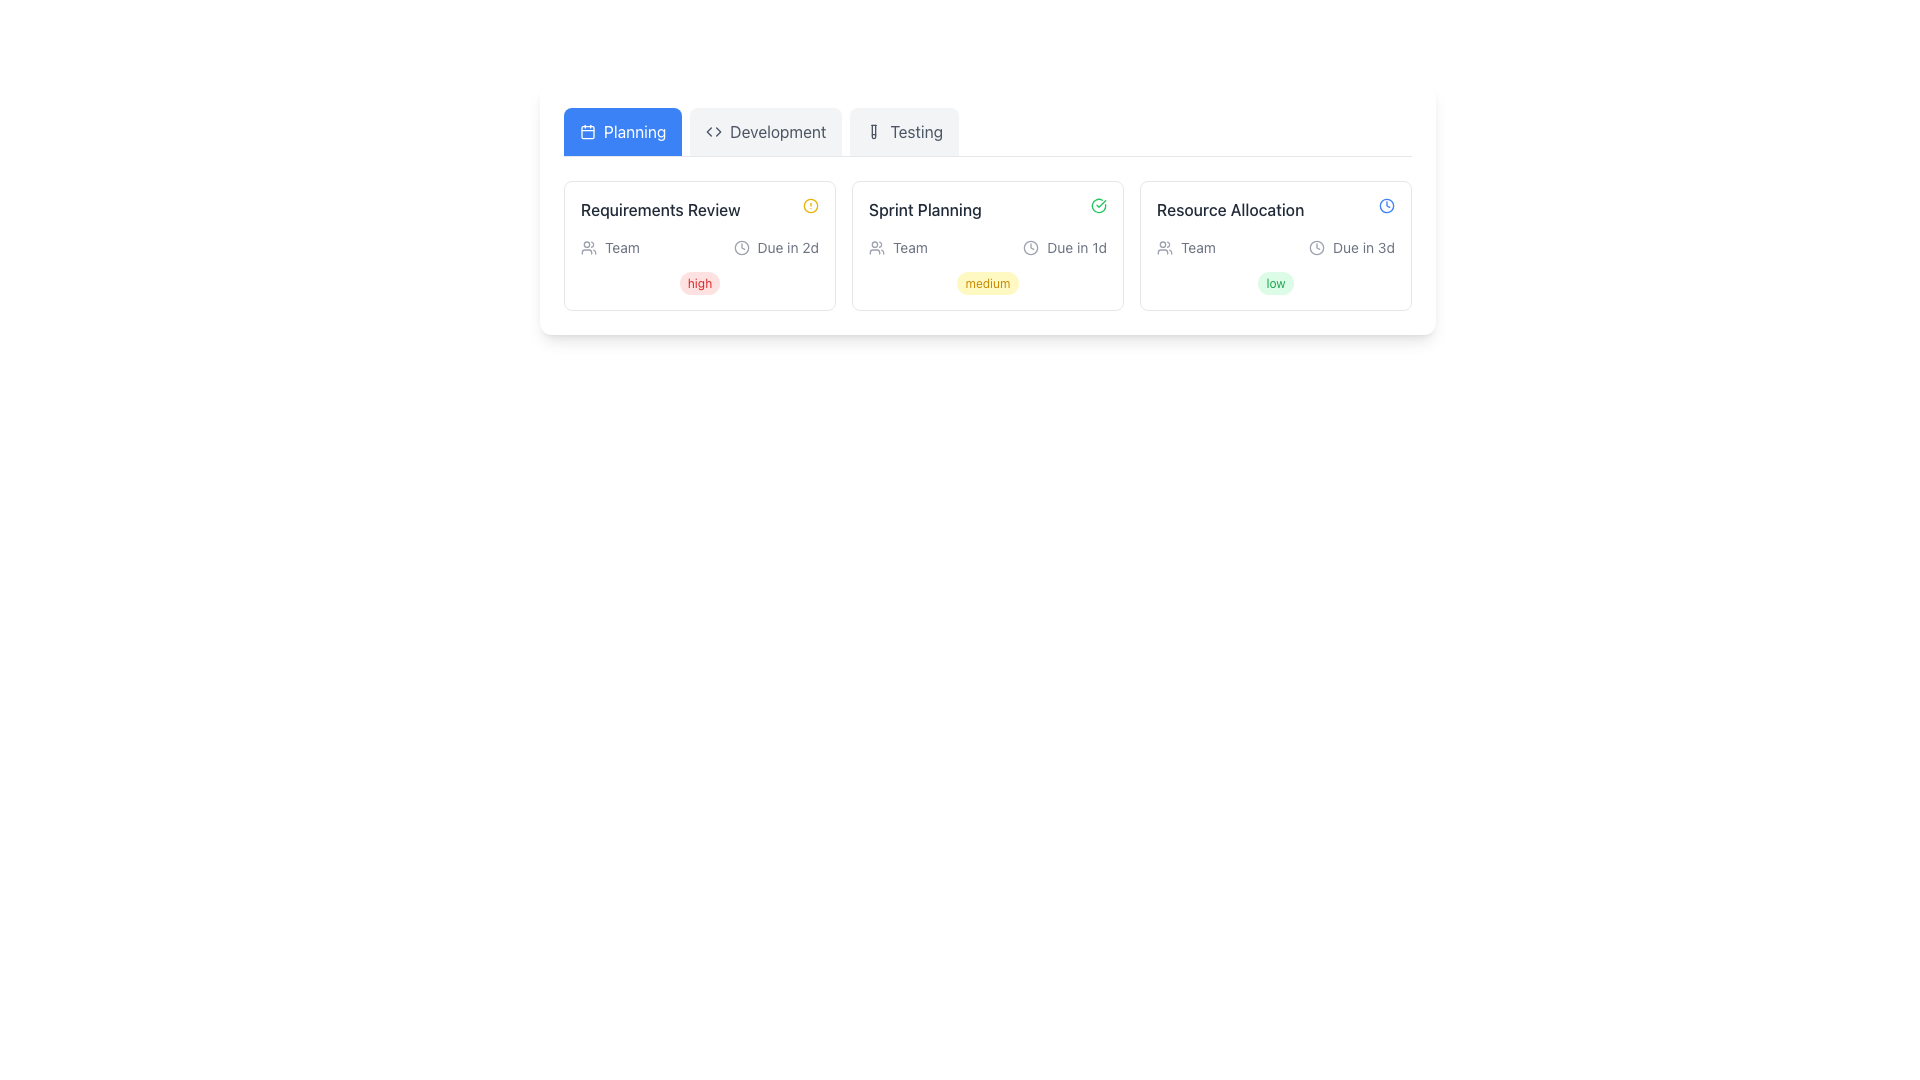 The width and height of the screenshot is (1920, 1080). What do you see at coordinates (1165, 246) in the screenshot?
I see `the 'Team' icon located to the left of the 'Team' text within the 'Resource Allocation' card in the 'Planning' category` at bounding box center [1165, 246].